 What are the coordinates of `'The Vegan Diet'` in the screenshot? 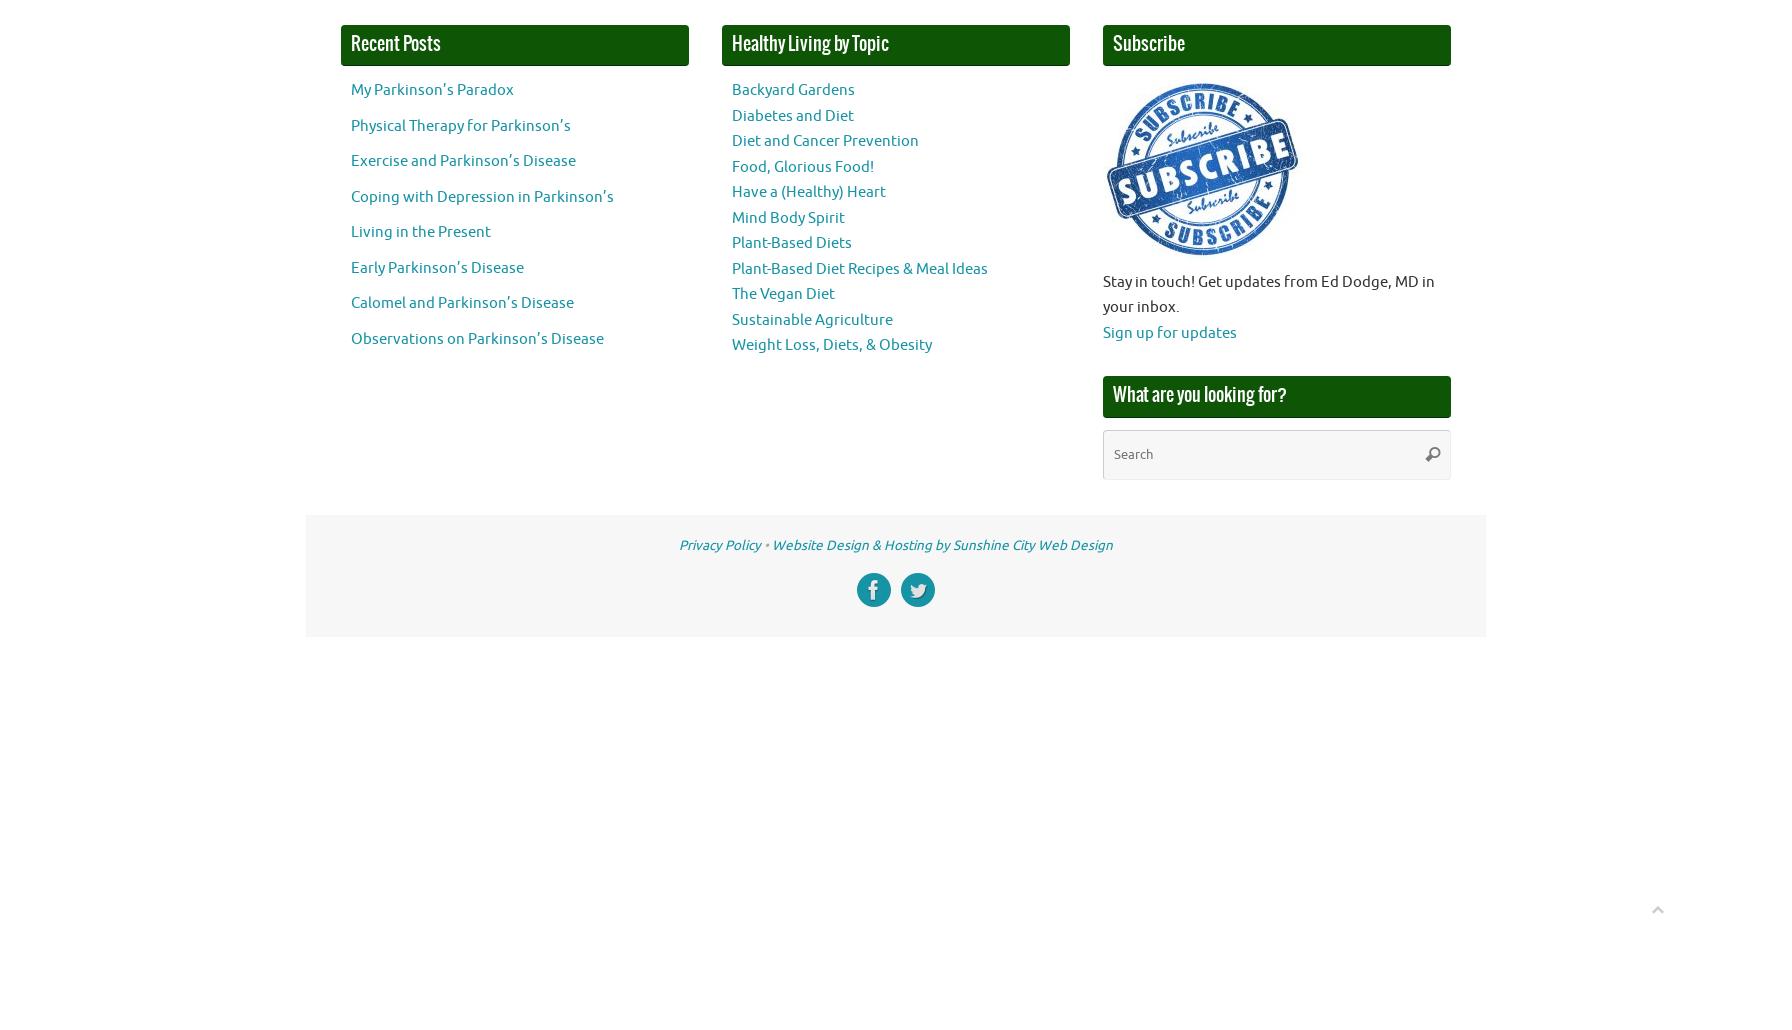 It's located at (782, 293).